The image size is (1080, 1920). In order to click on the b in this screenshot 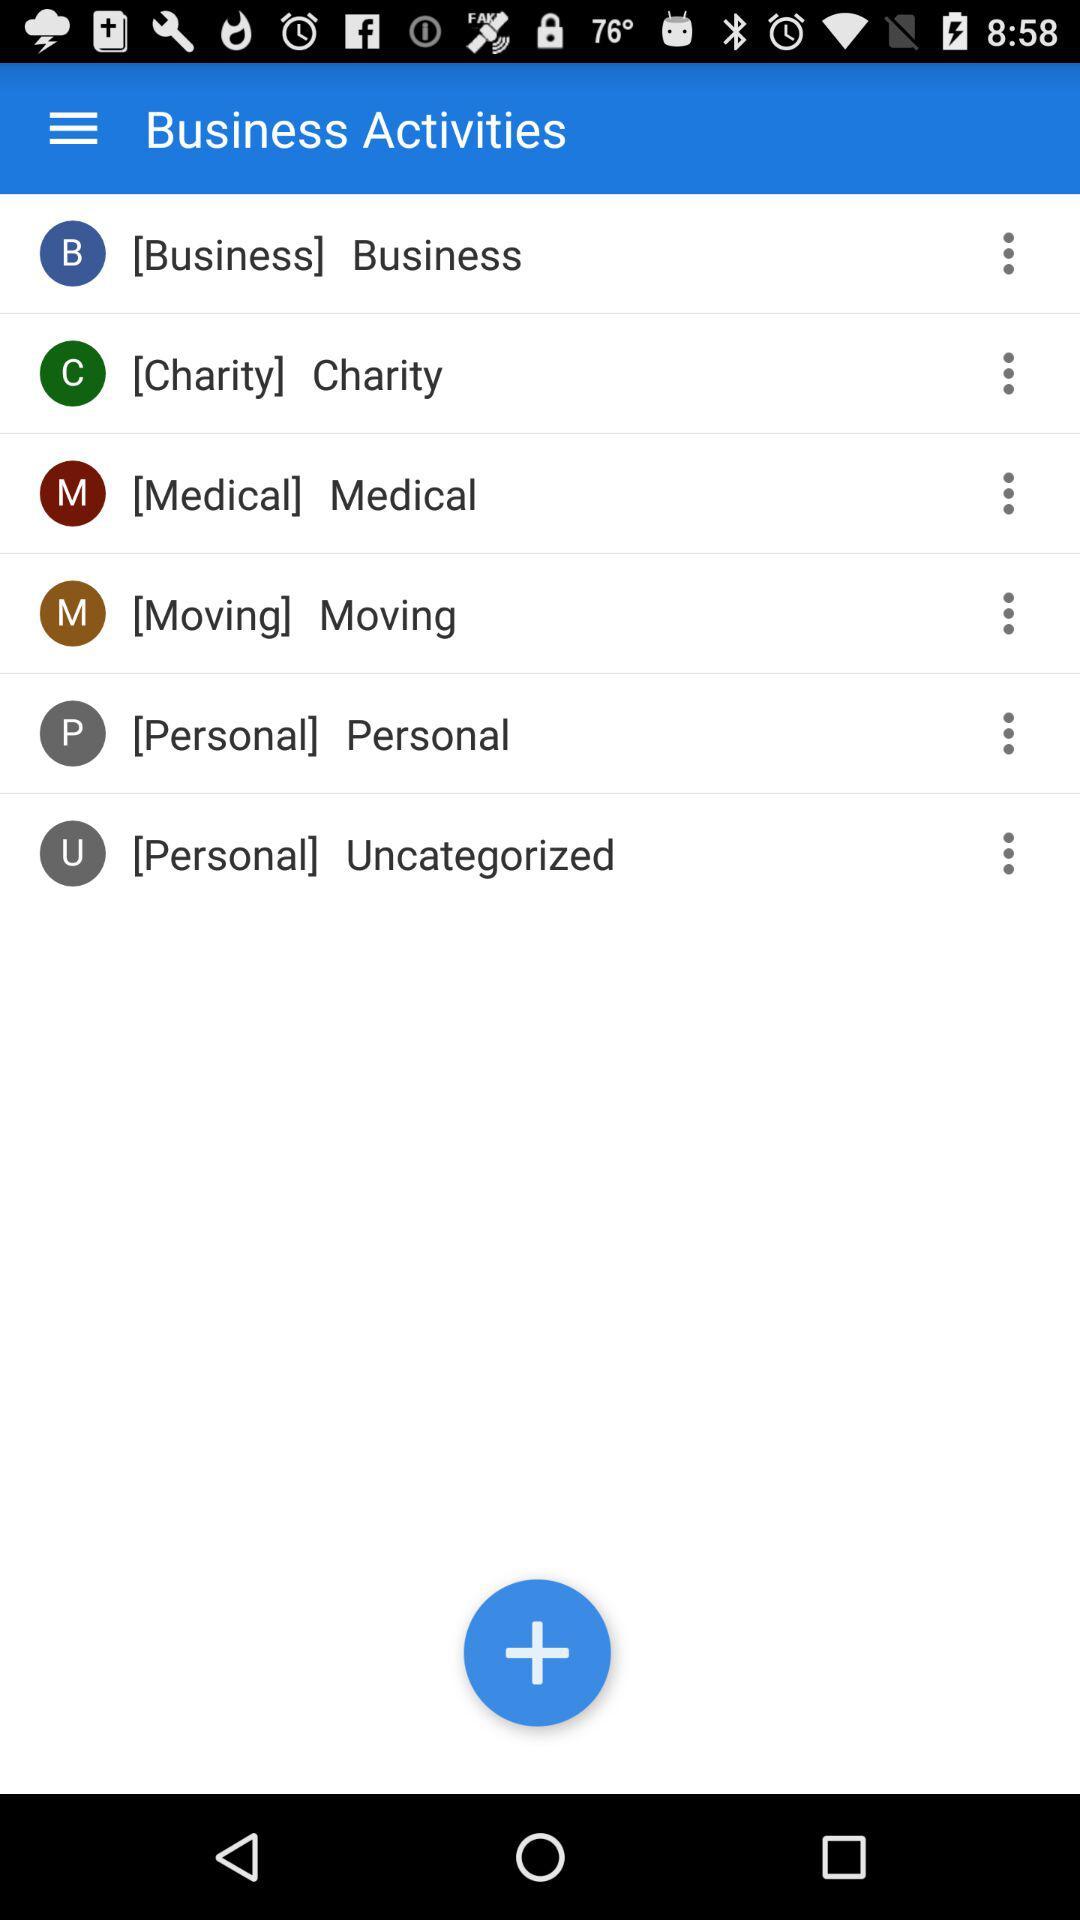, I will do `click(71, 252)`.